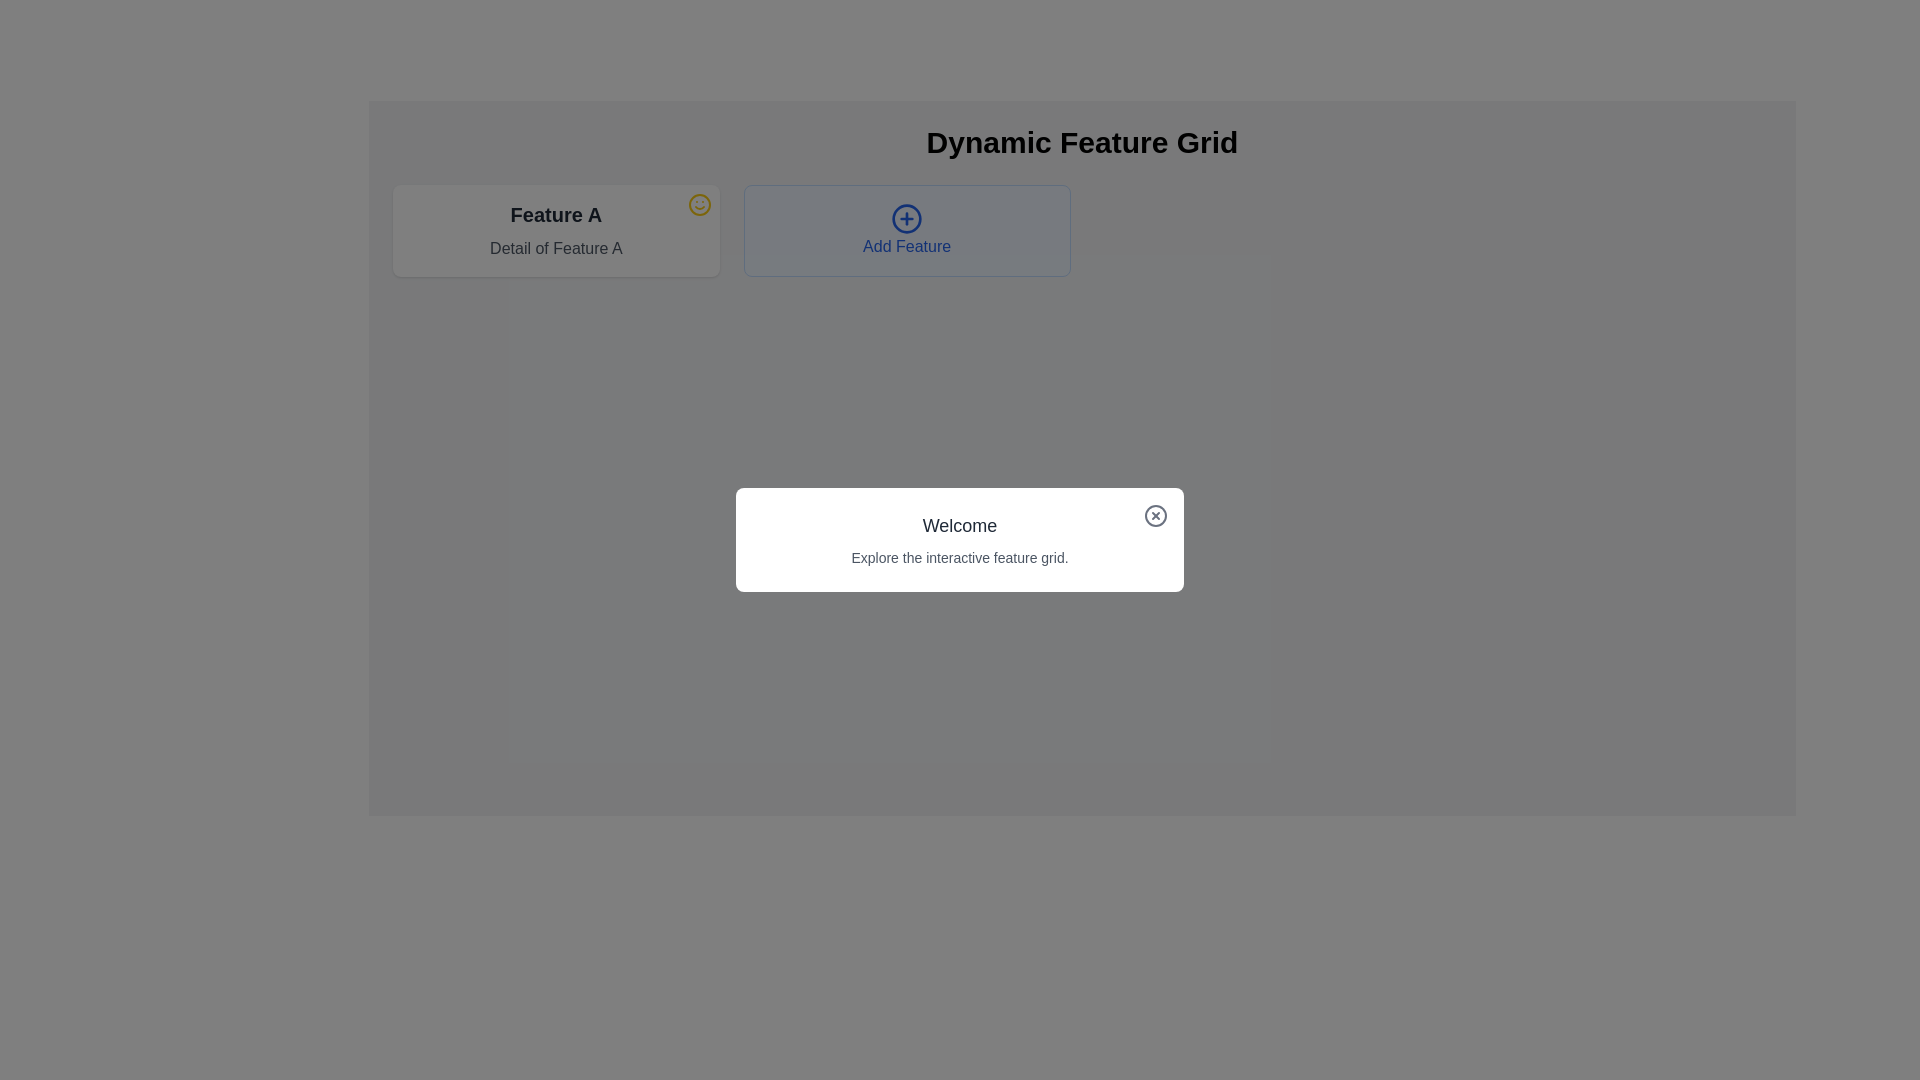 This screenshot has height=1080, width=1920. I want to click on the decorative or informative icon symbolizing a smile or positivity located in the top-right corner of the feature card labeled 'Feature A', so click(699, 204).